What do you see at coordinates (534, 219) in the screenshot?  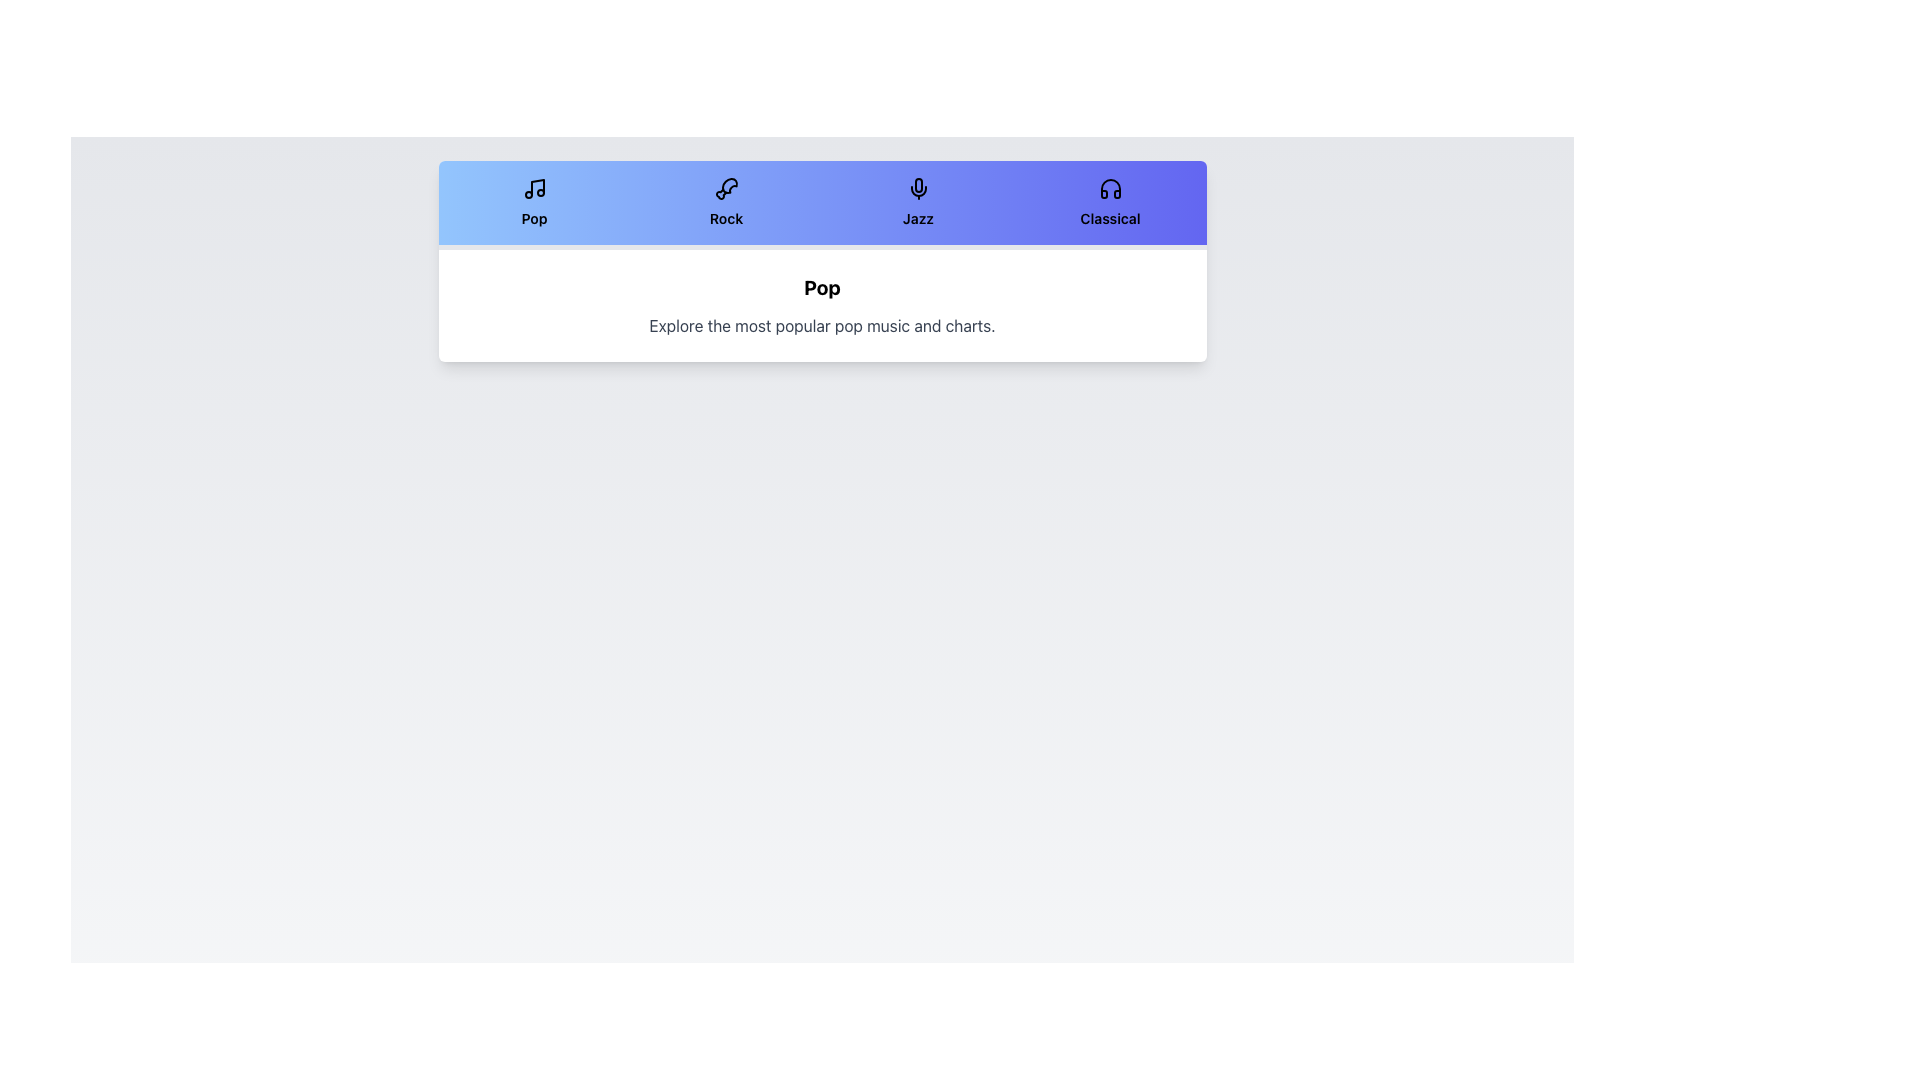 I see `the text label displaying 'Pop'` at bounding box center [534, 219].